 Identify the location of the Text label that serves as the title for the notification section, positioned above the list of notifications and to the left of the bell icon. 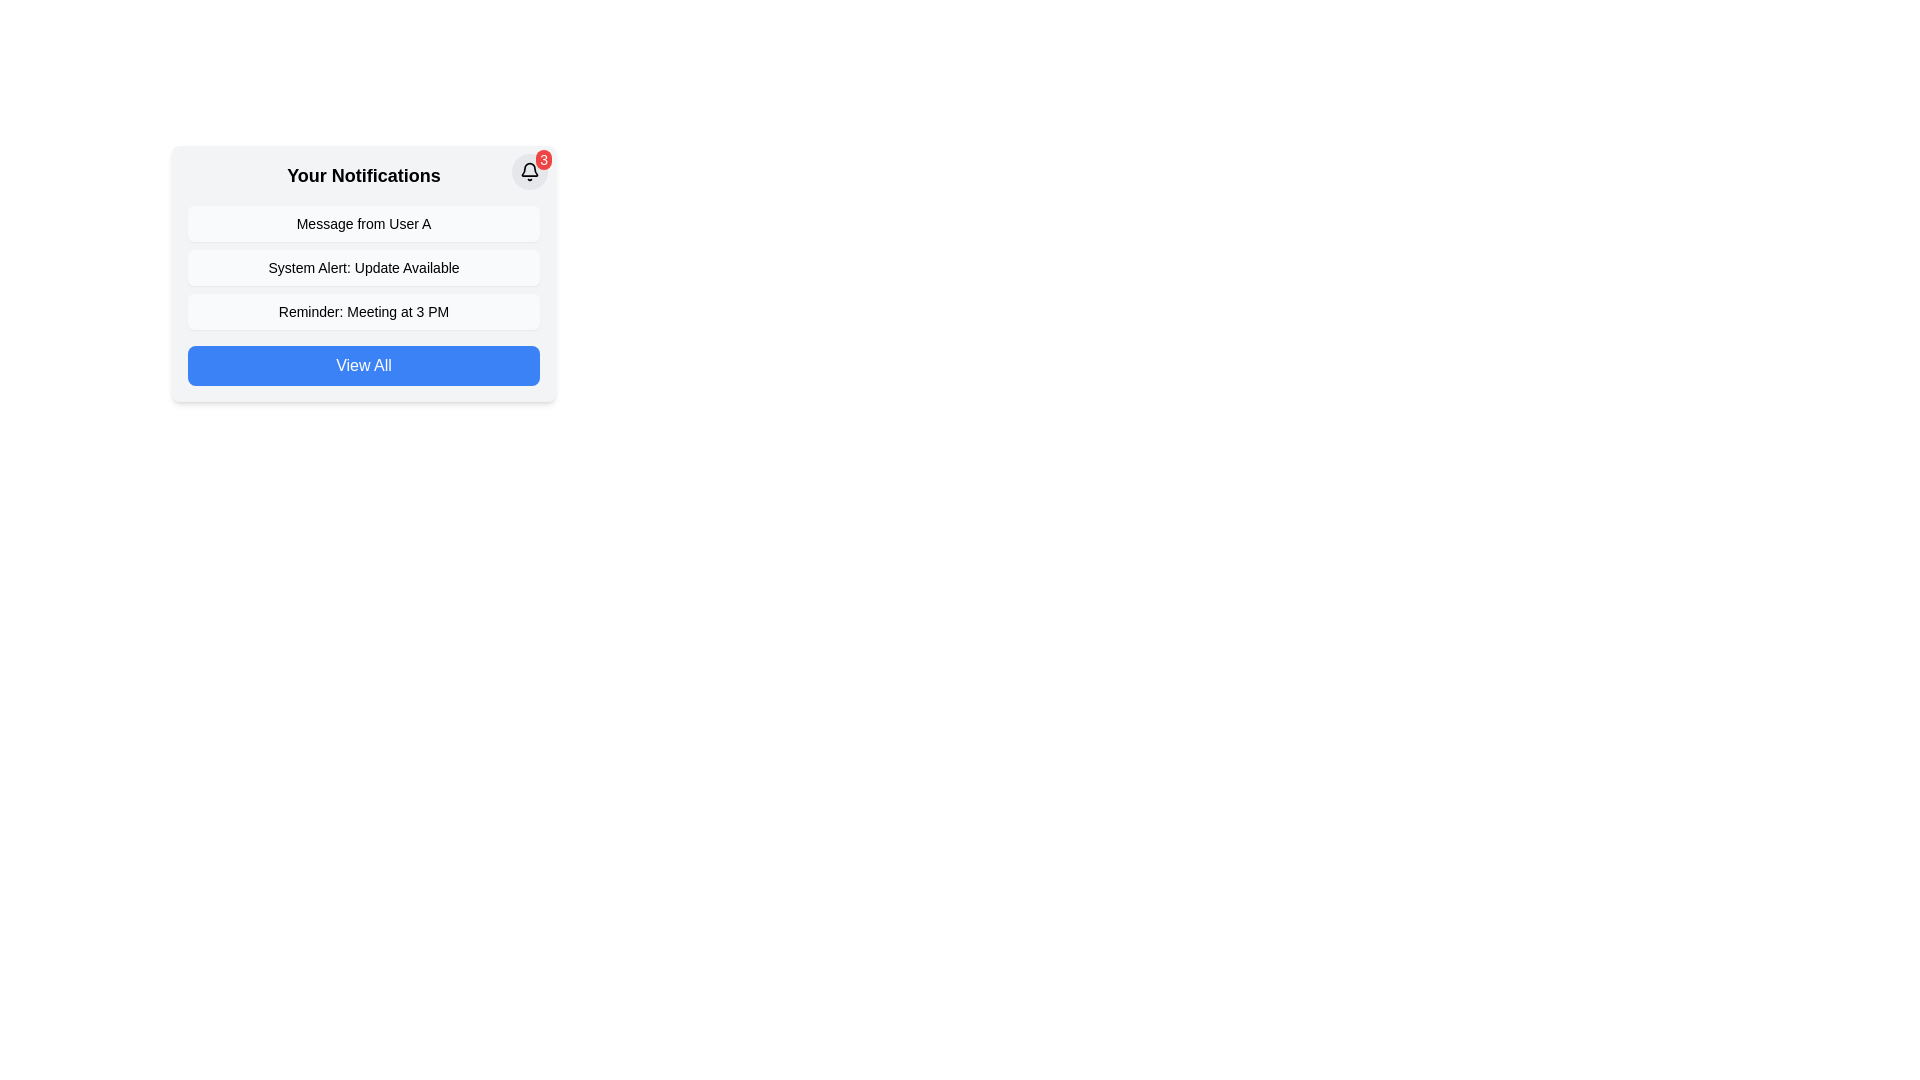
(364, 175).